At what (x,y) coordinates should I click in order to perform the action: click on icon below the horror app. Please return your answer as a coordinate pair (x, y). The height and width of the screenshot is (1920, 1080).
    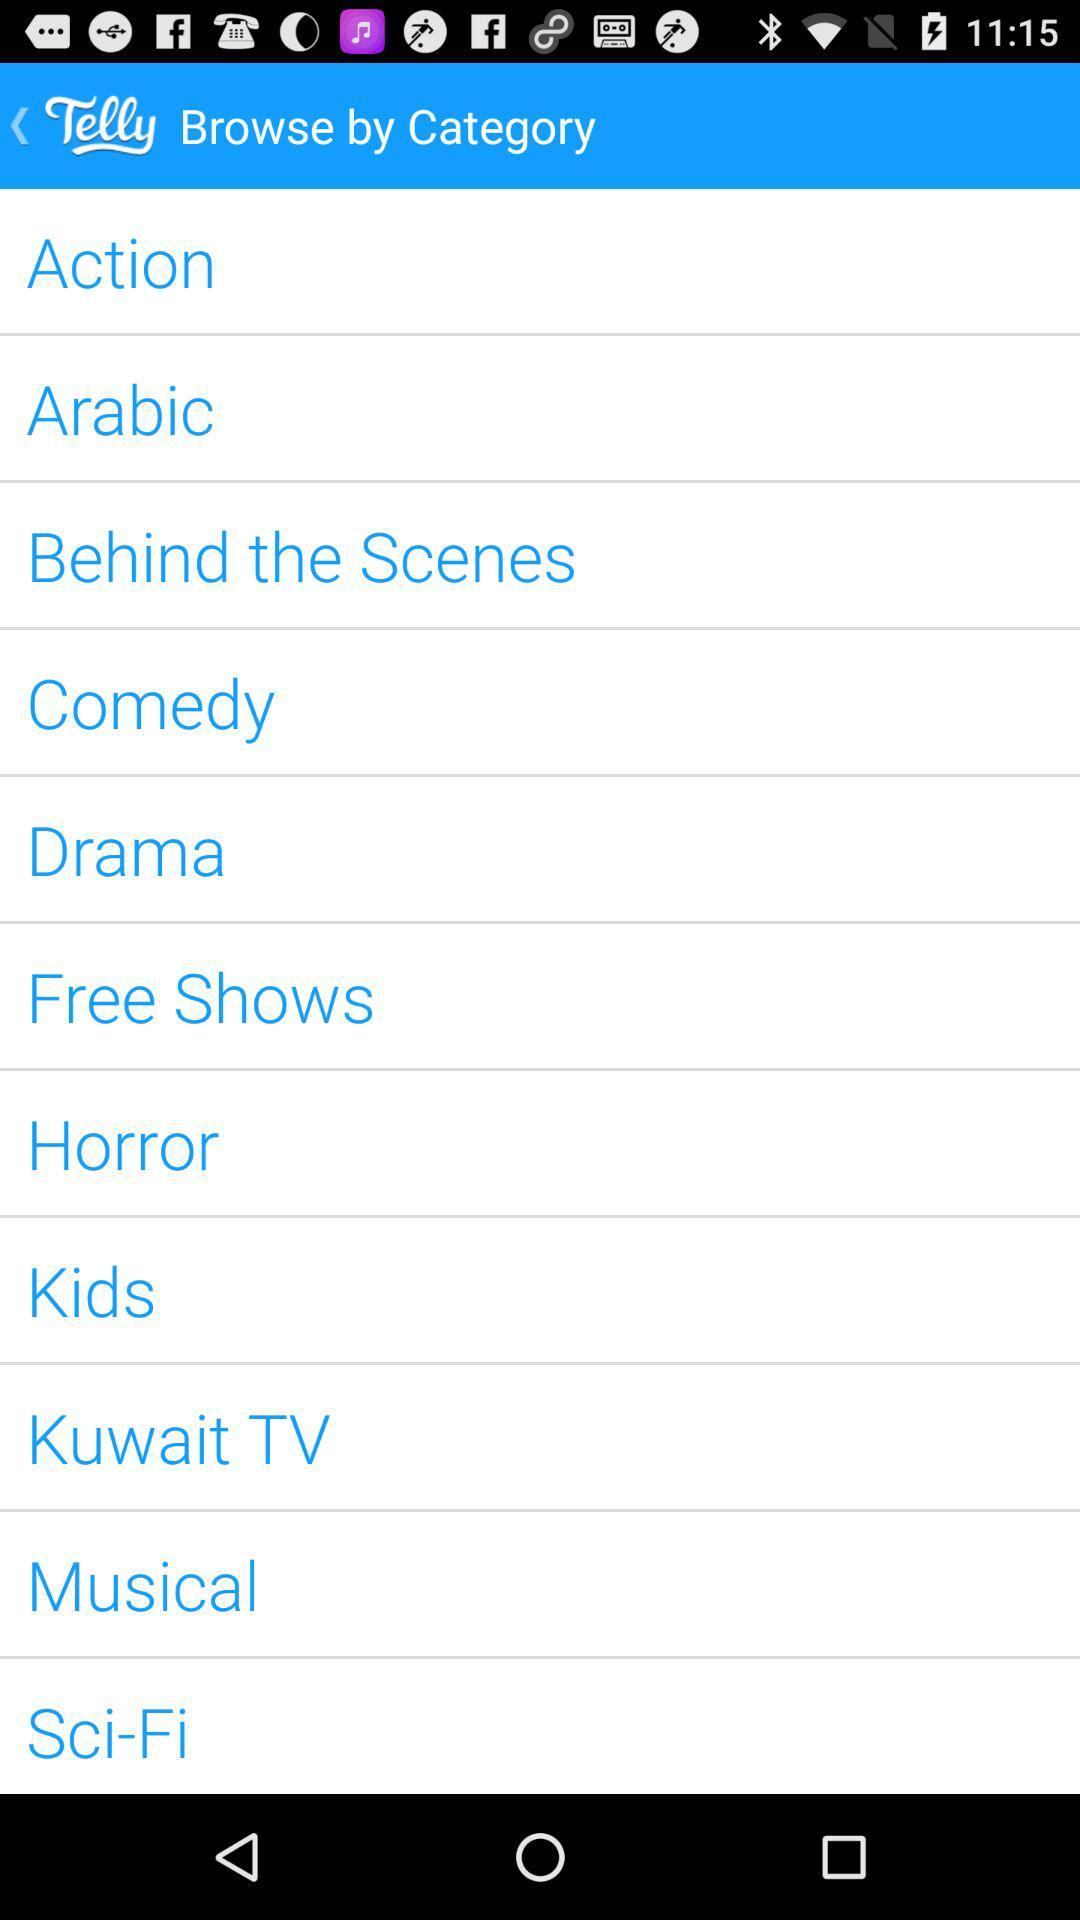
    Looking at the image, I should click on (540, 1290).